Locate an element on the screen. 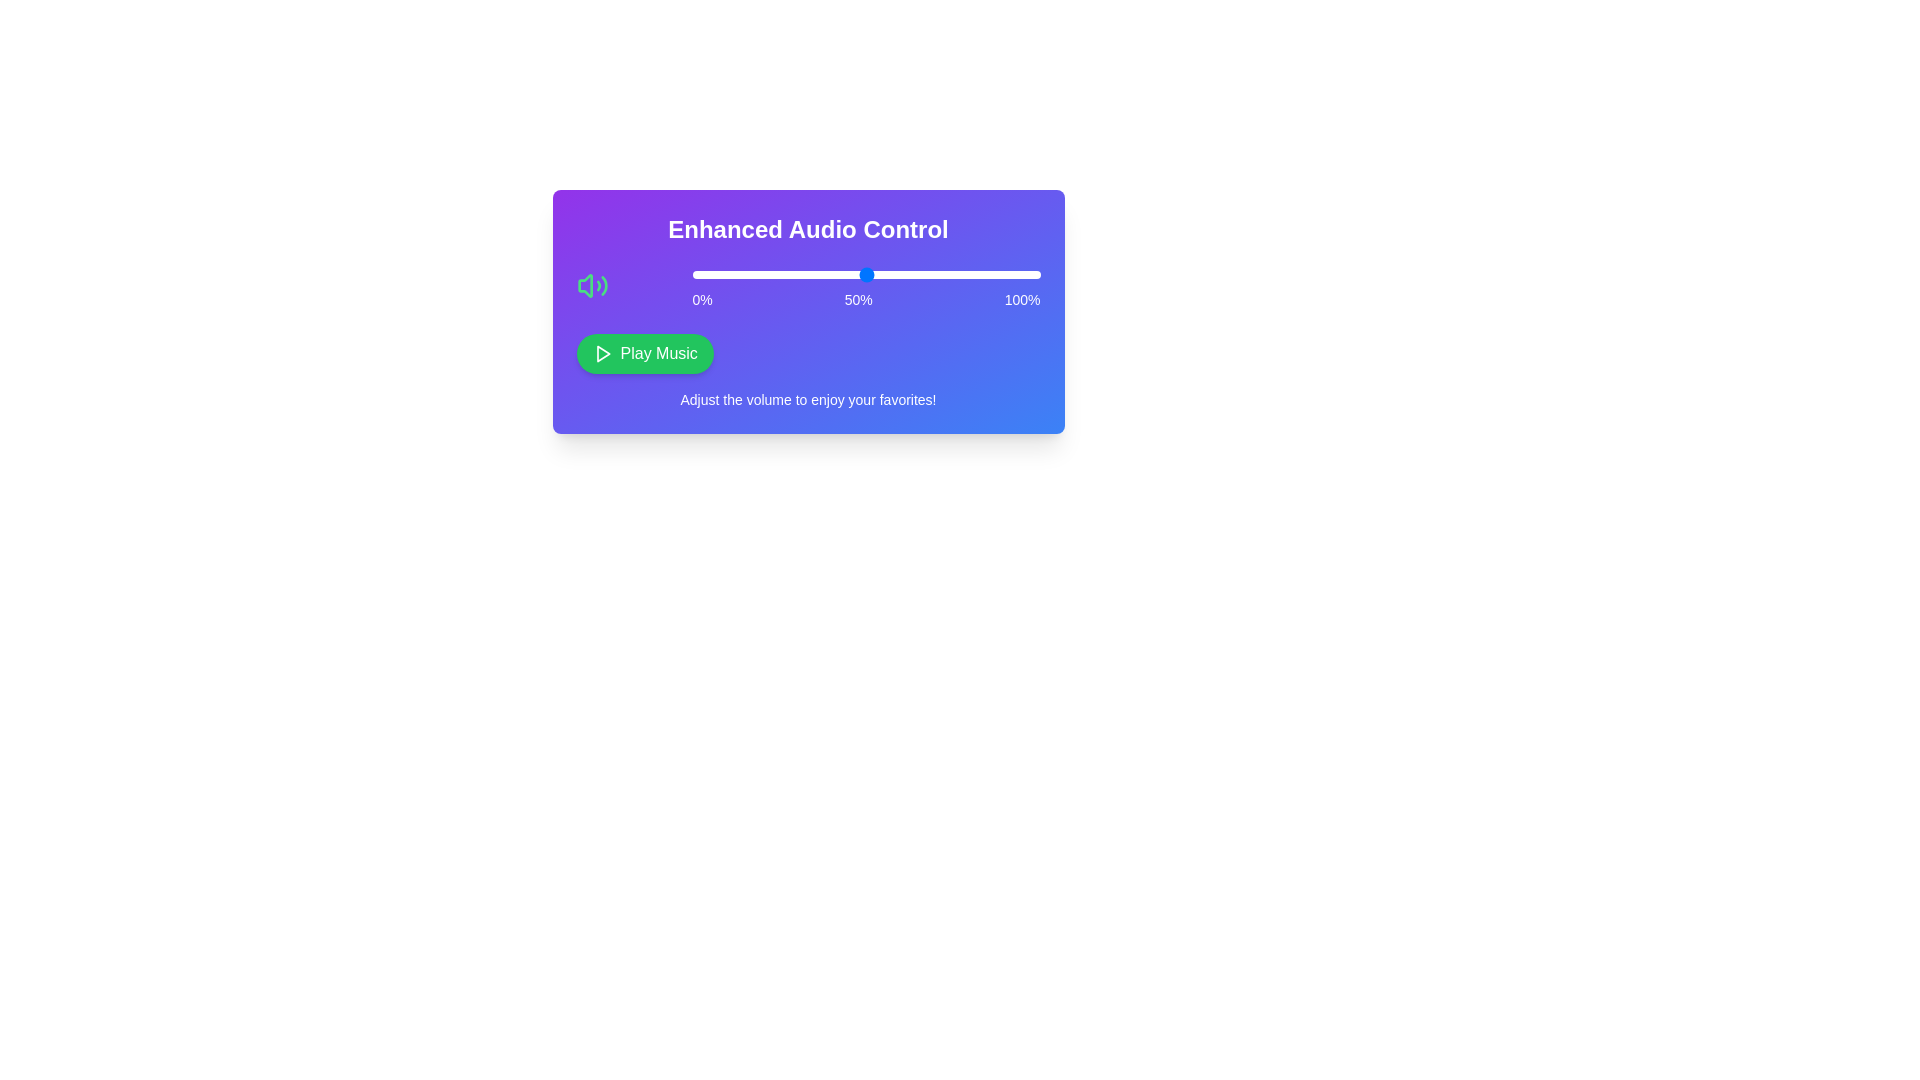 The image size is (1920, 1080). the slider to set the volume to 84% is located at coordinates (984, 274).